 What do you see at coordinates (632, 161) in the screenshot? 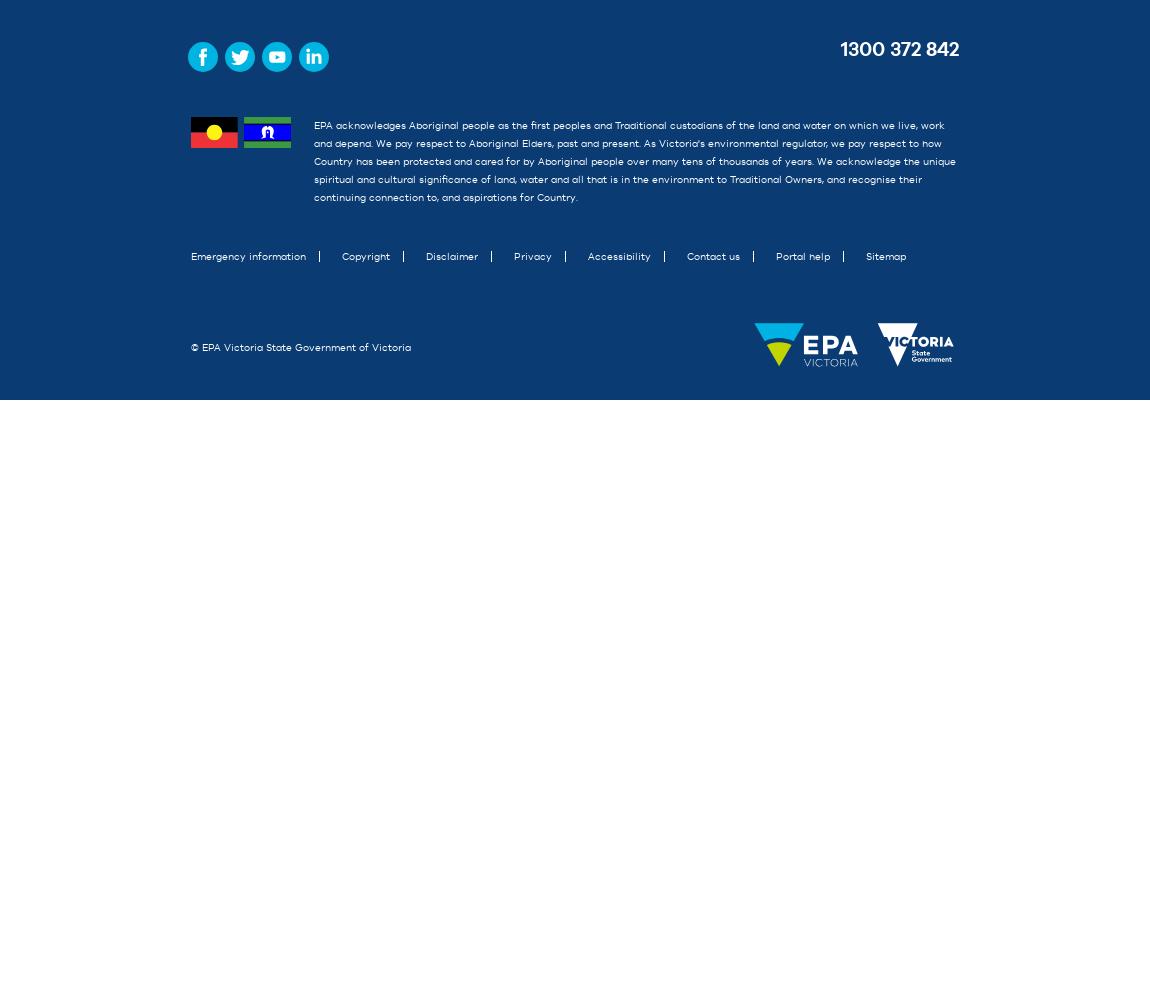
I see `'EPA acknowledges Aboriginal people as the first peoples and Traditional custodians of the land and water on which we live, work and depend. We pay respect to Aboriginal Elders, past and present. As Victoria's environmental regulator, we pay respect to how Country has been protected and cared for by Aboriginal people over many tens of thousands of years. We acknowledge the unique spiritual and cultural significance of land, water and all that is in the environment to Traditional Owners, and recognise their continuing connection to, and aspirations for Country.'` at bounding box center [632, 161].